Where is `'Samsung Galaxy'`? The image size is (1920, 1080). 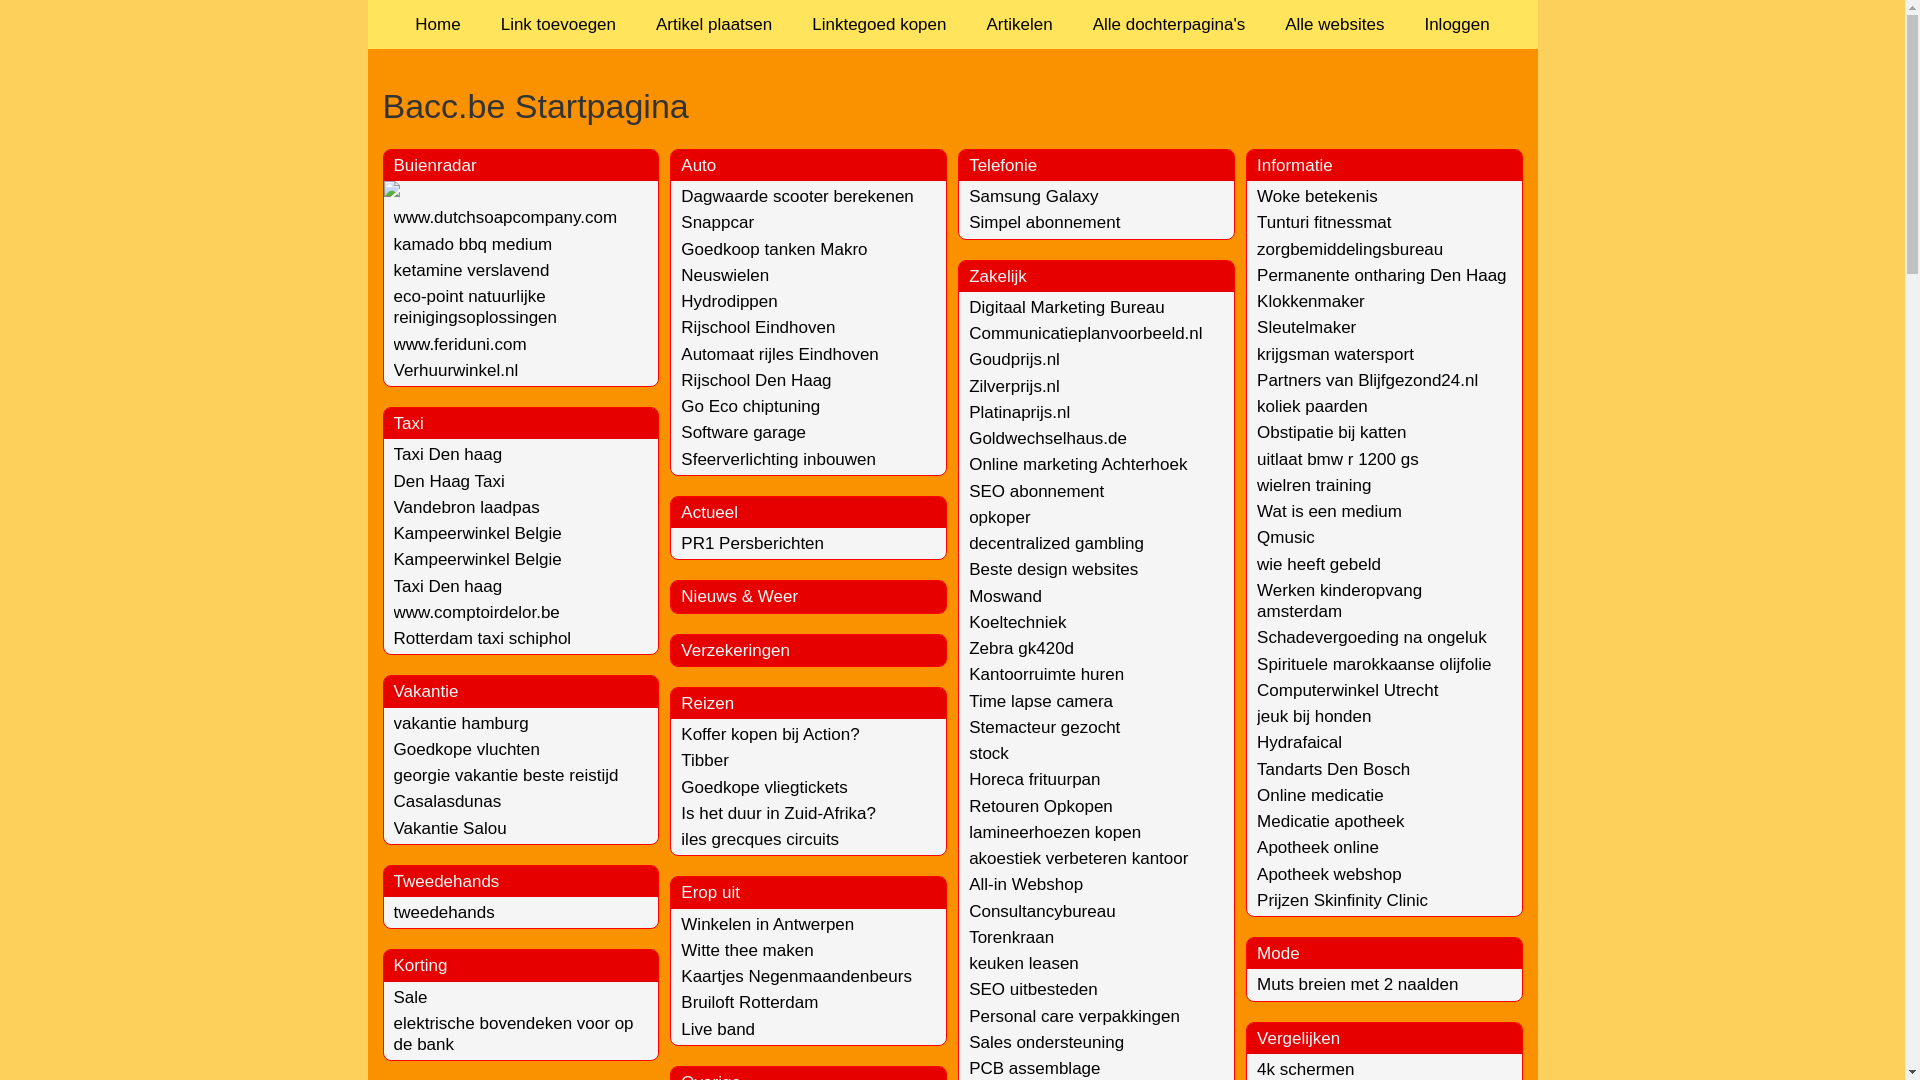
'Samsung Galaxy' is located at coordinates (1033, 196).